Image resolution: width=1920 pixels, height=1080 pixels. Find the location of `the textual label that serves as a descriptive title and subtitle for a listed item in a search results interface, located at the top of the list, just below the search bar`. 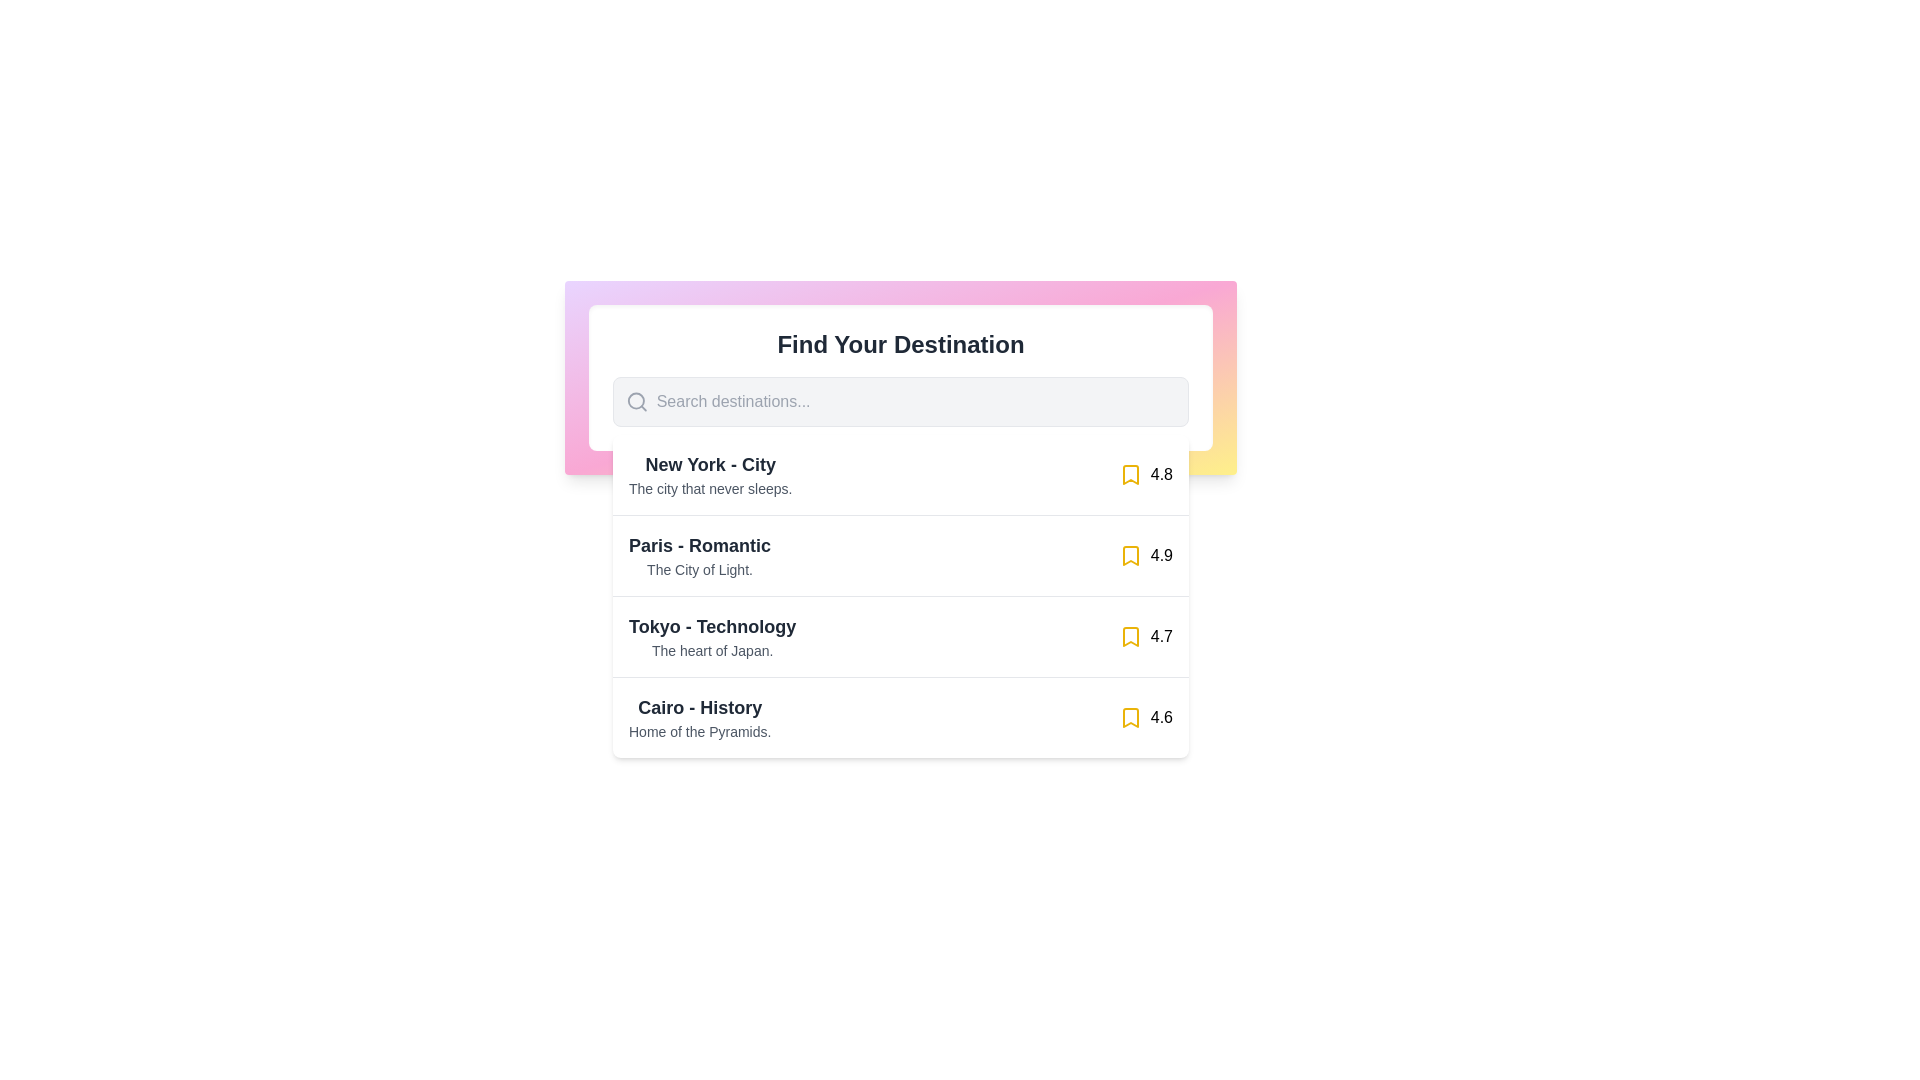

the textual label that serves as a descriptive title and subtitle for a listed item in a search results interface, located at the top of the list, just below the search bar is located at coordinates (710, 474).